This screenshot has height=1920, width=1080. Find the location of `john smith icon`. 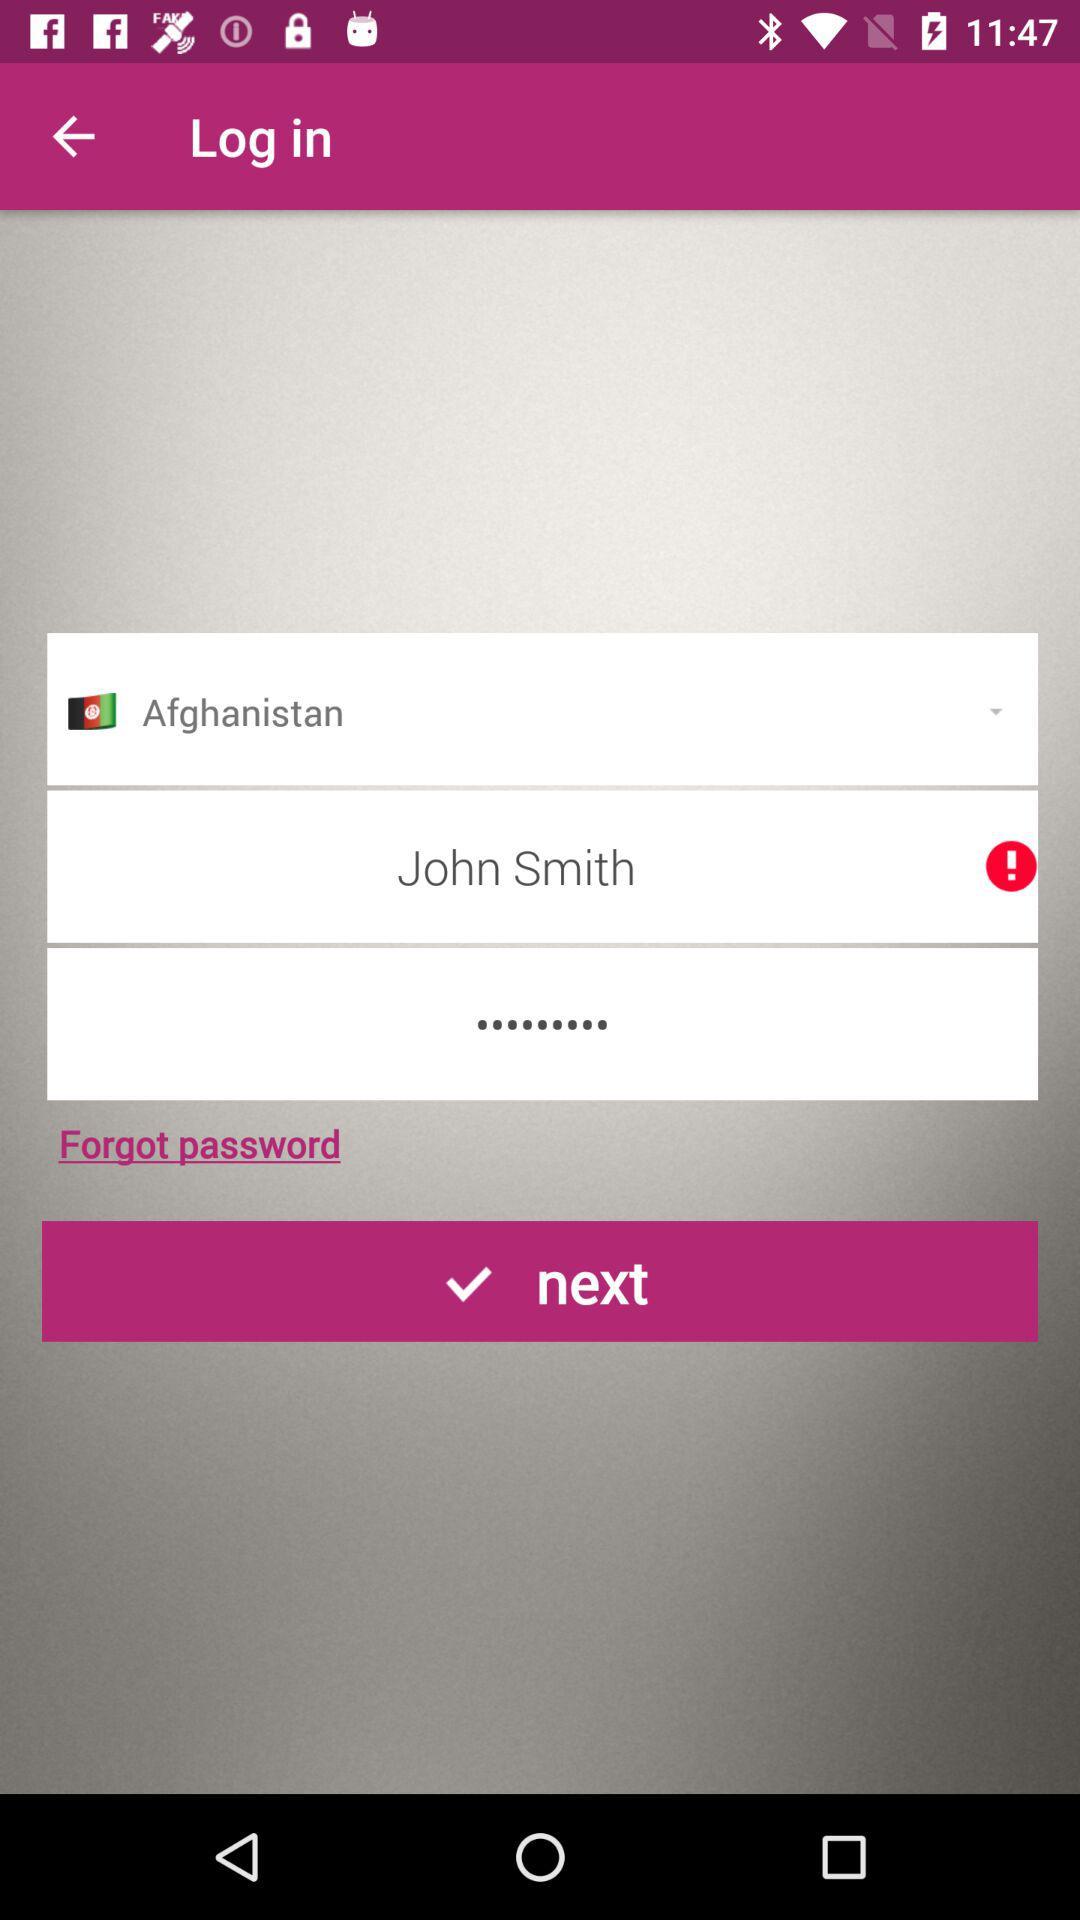

john smith icon is located at coordinates (542, 866).